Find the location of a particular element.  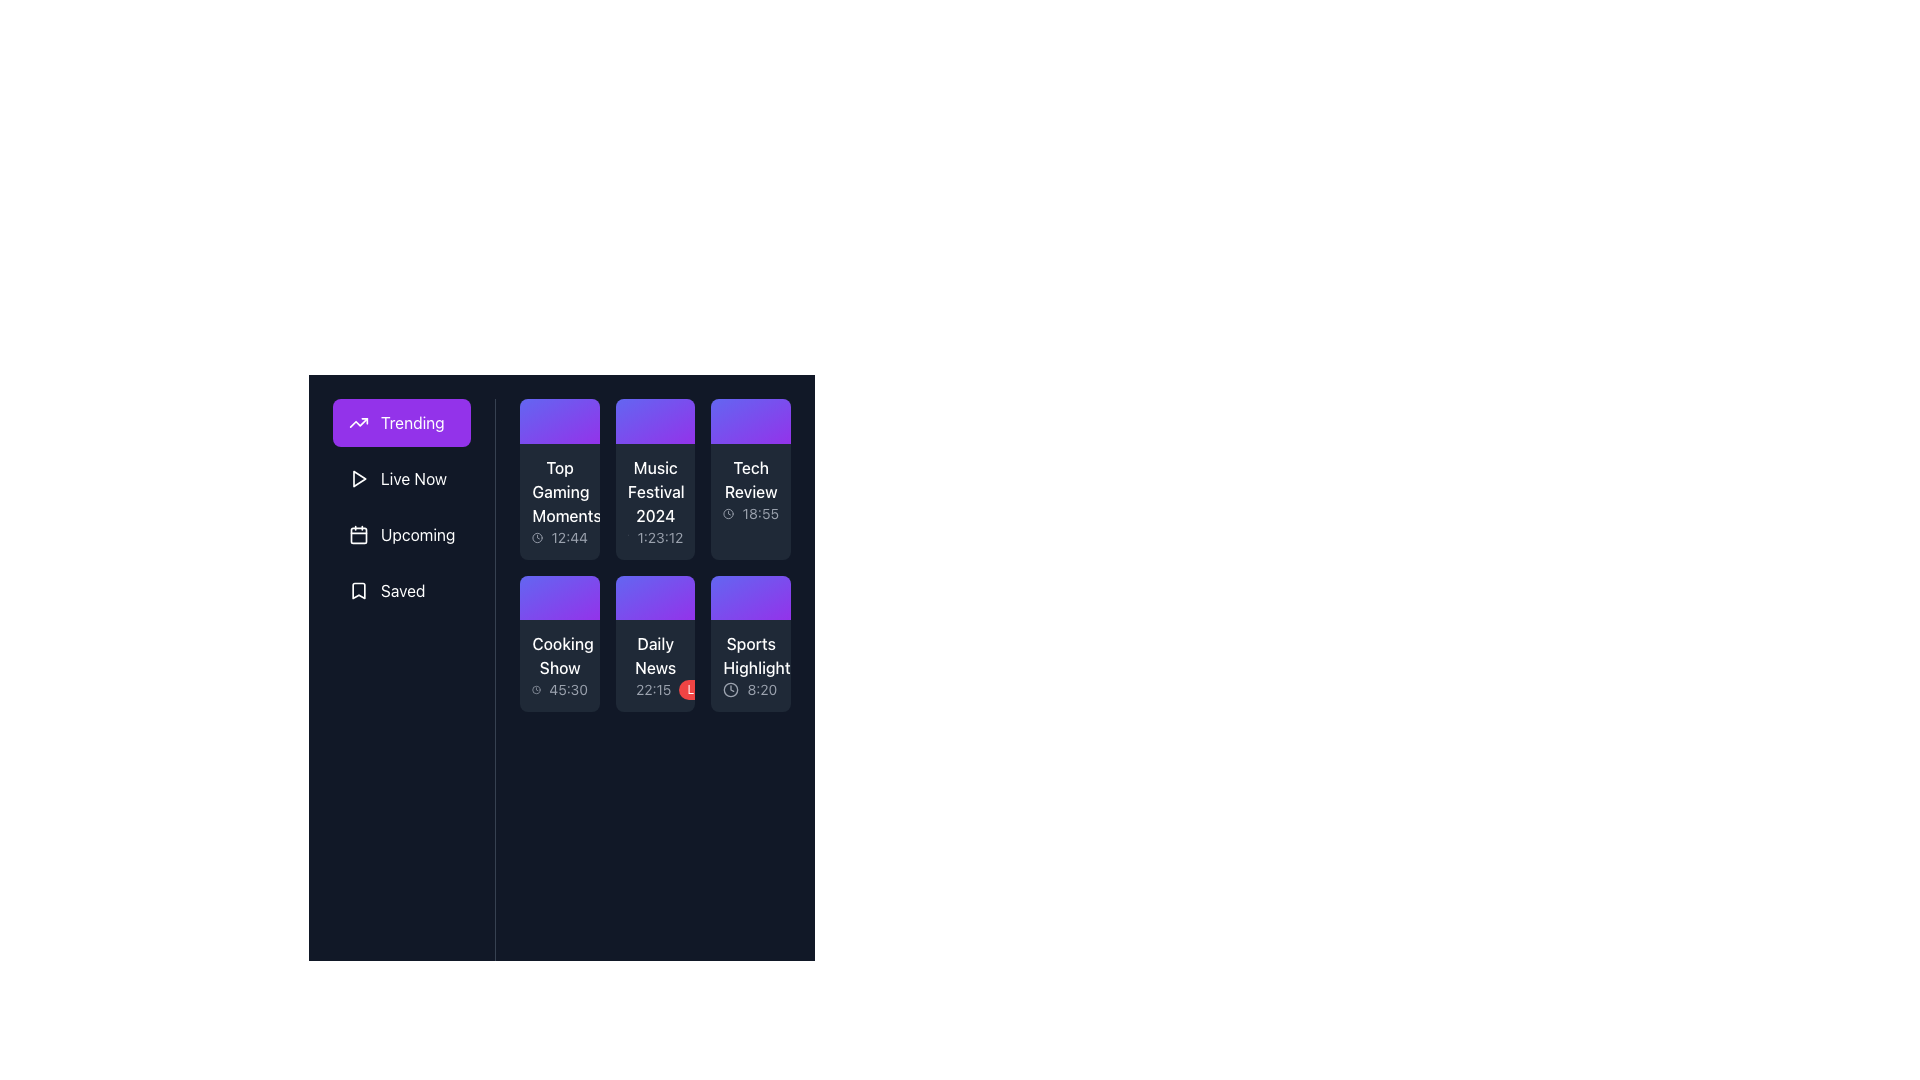

the 'Live Now' text label located in the left sidebar navigation menu, below the 'Trending' button is located at coordinates (412, 478).